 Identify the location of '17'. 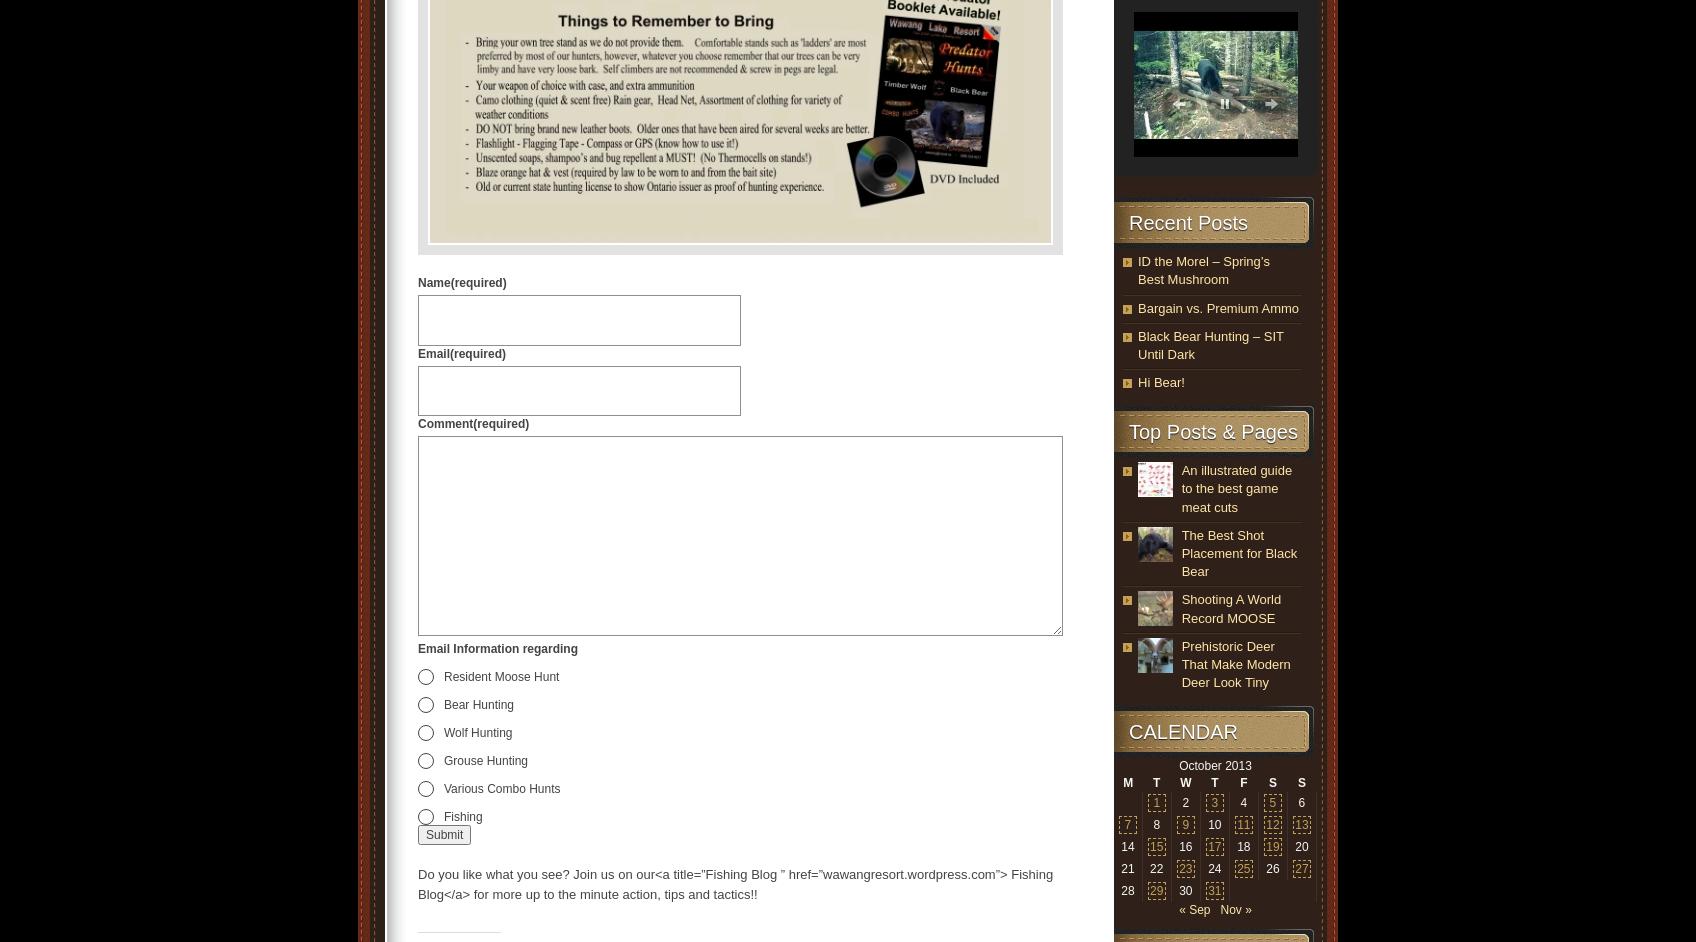
(1213, 845).